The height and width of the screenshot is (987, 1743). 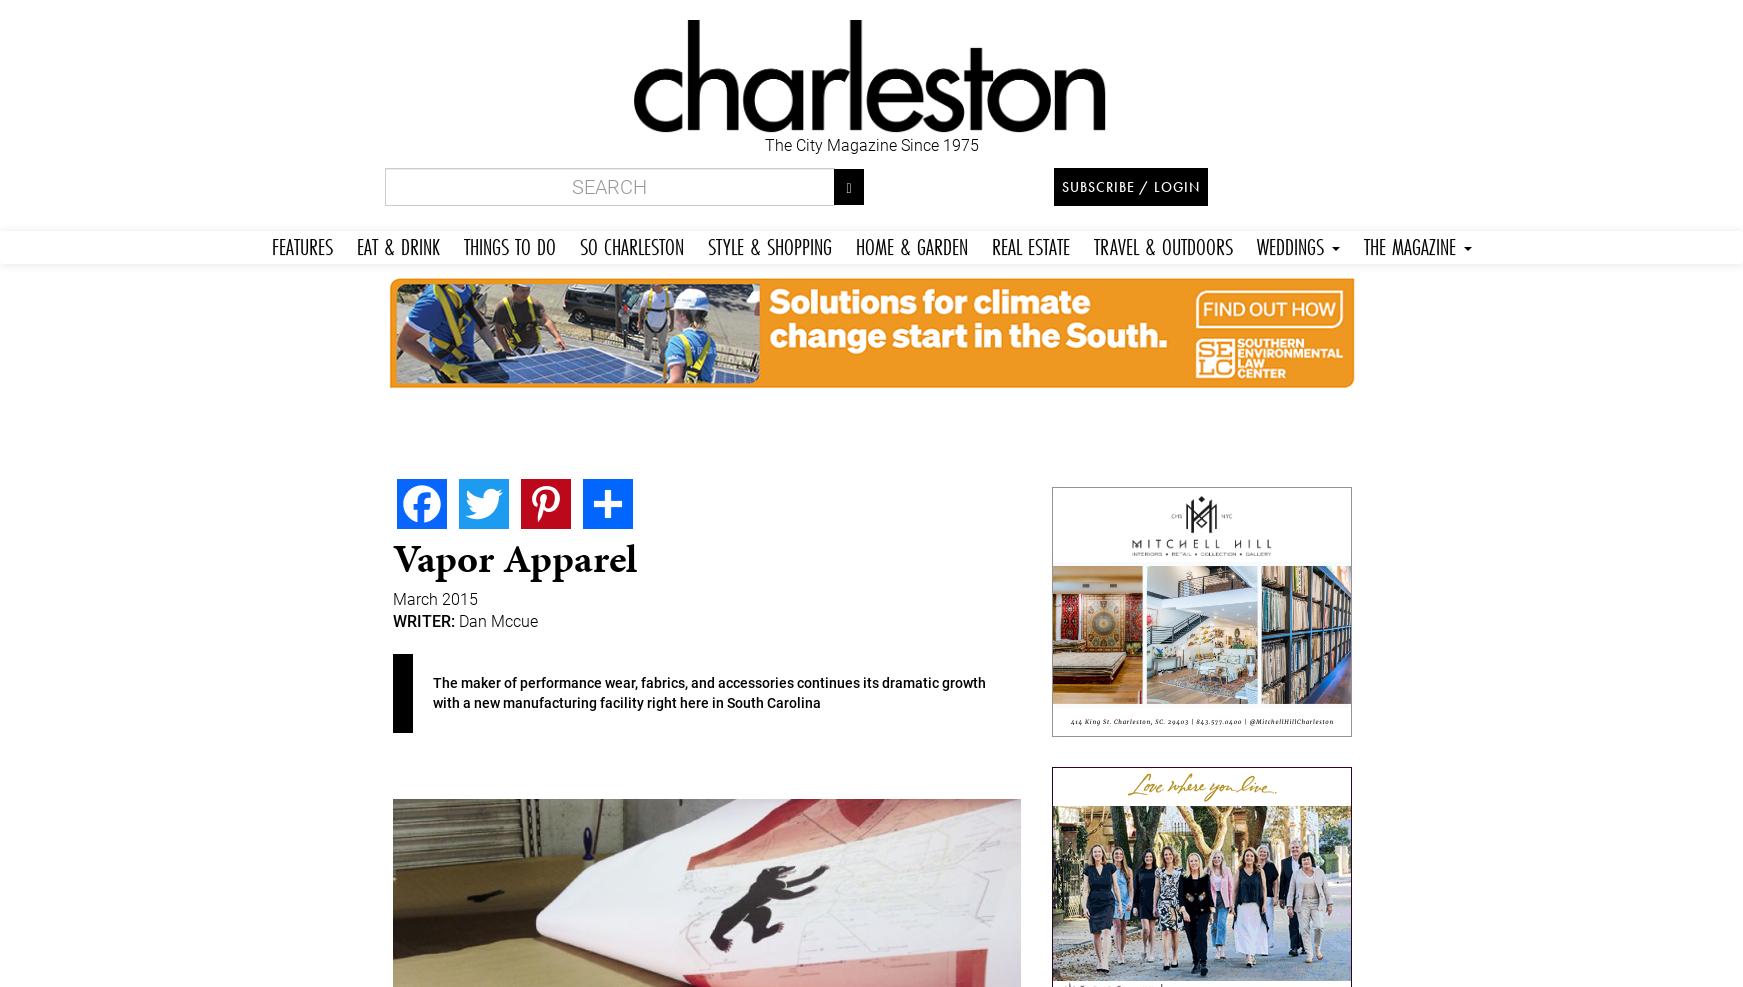 I want to click on 'Vapor Apparel', so click(x=513, y=557).